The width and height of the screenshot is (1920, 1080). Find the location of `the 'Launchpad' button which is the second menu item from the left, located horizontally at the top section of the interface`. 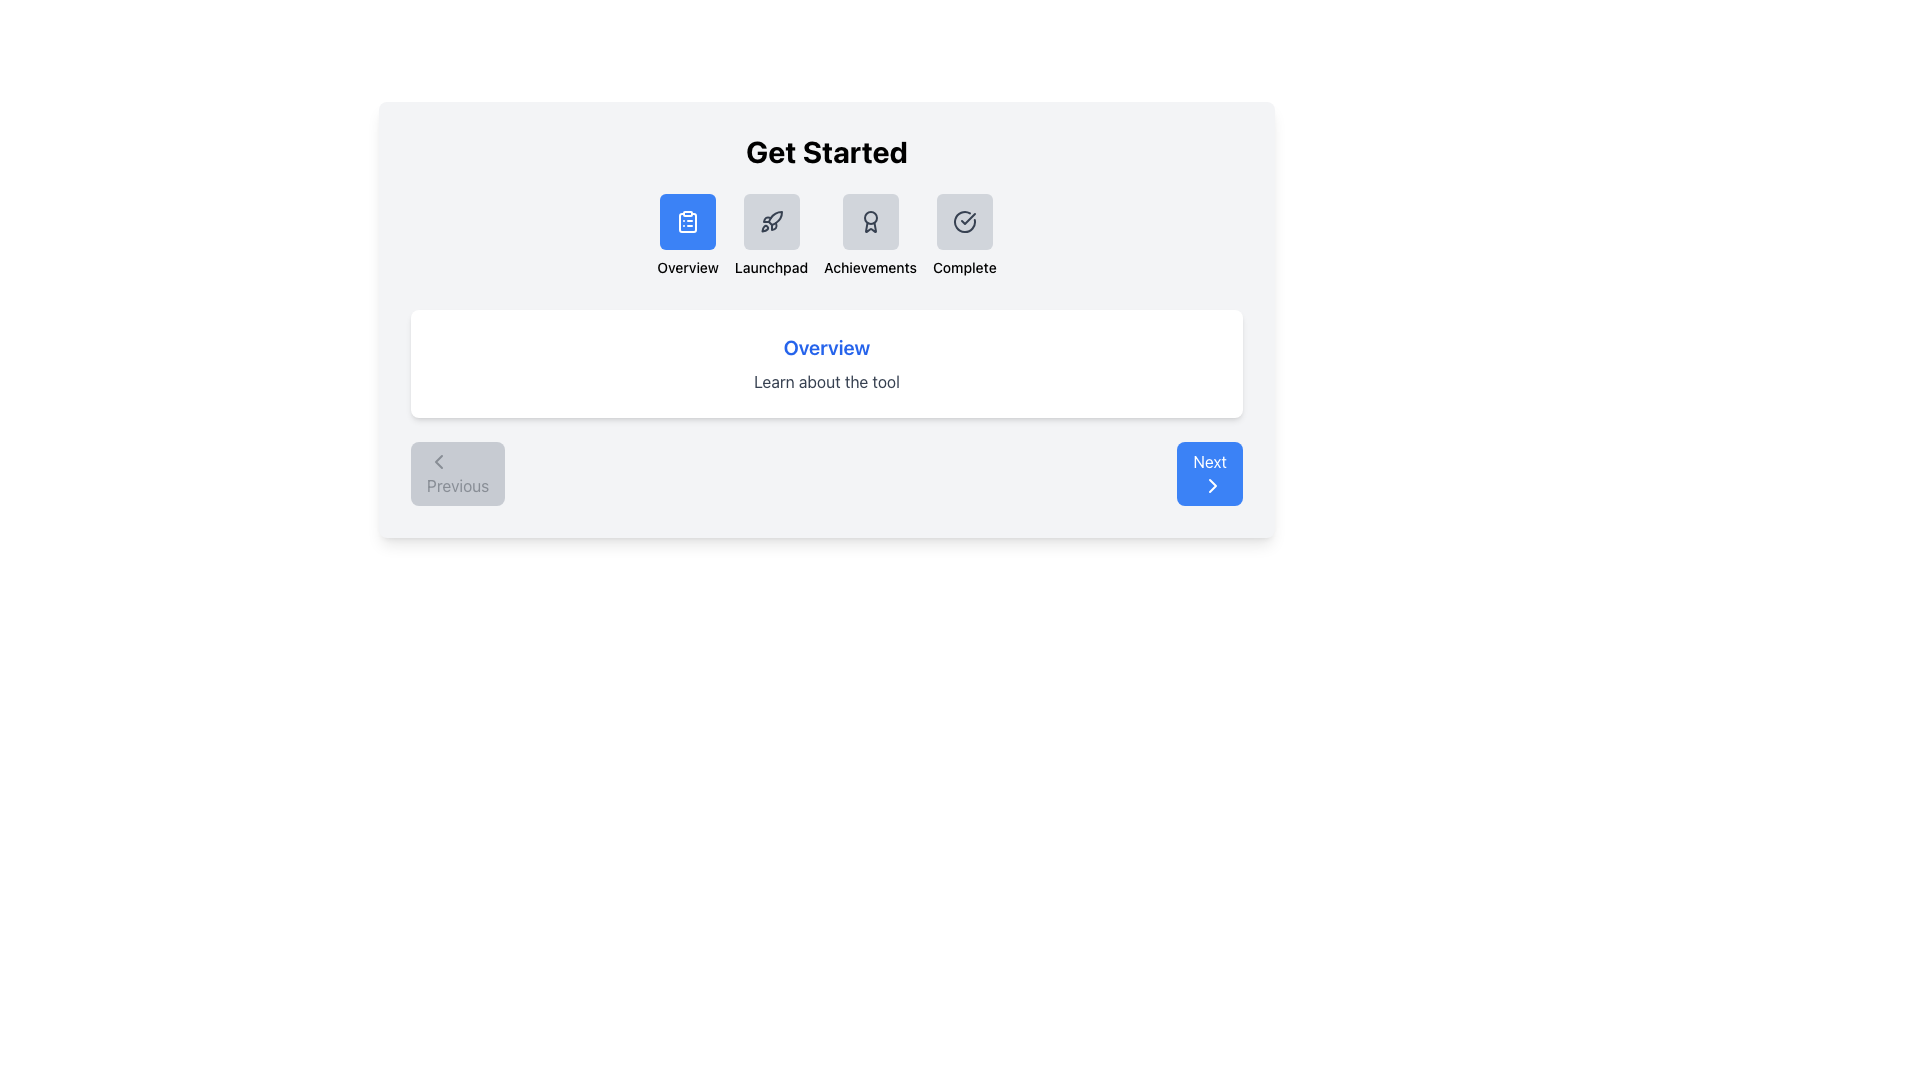

the 'Launchpad' button which is the second menu item from the left, located horizontally at the top section of the interface is located at coordinates (770, 234).